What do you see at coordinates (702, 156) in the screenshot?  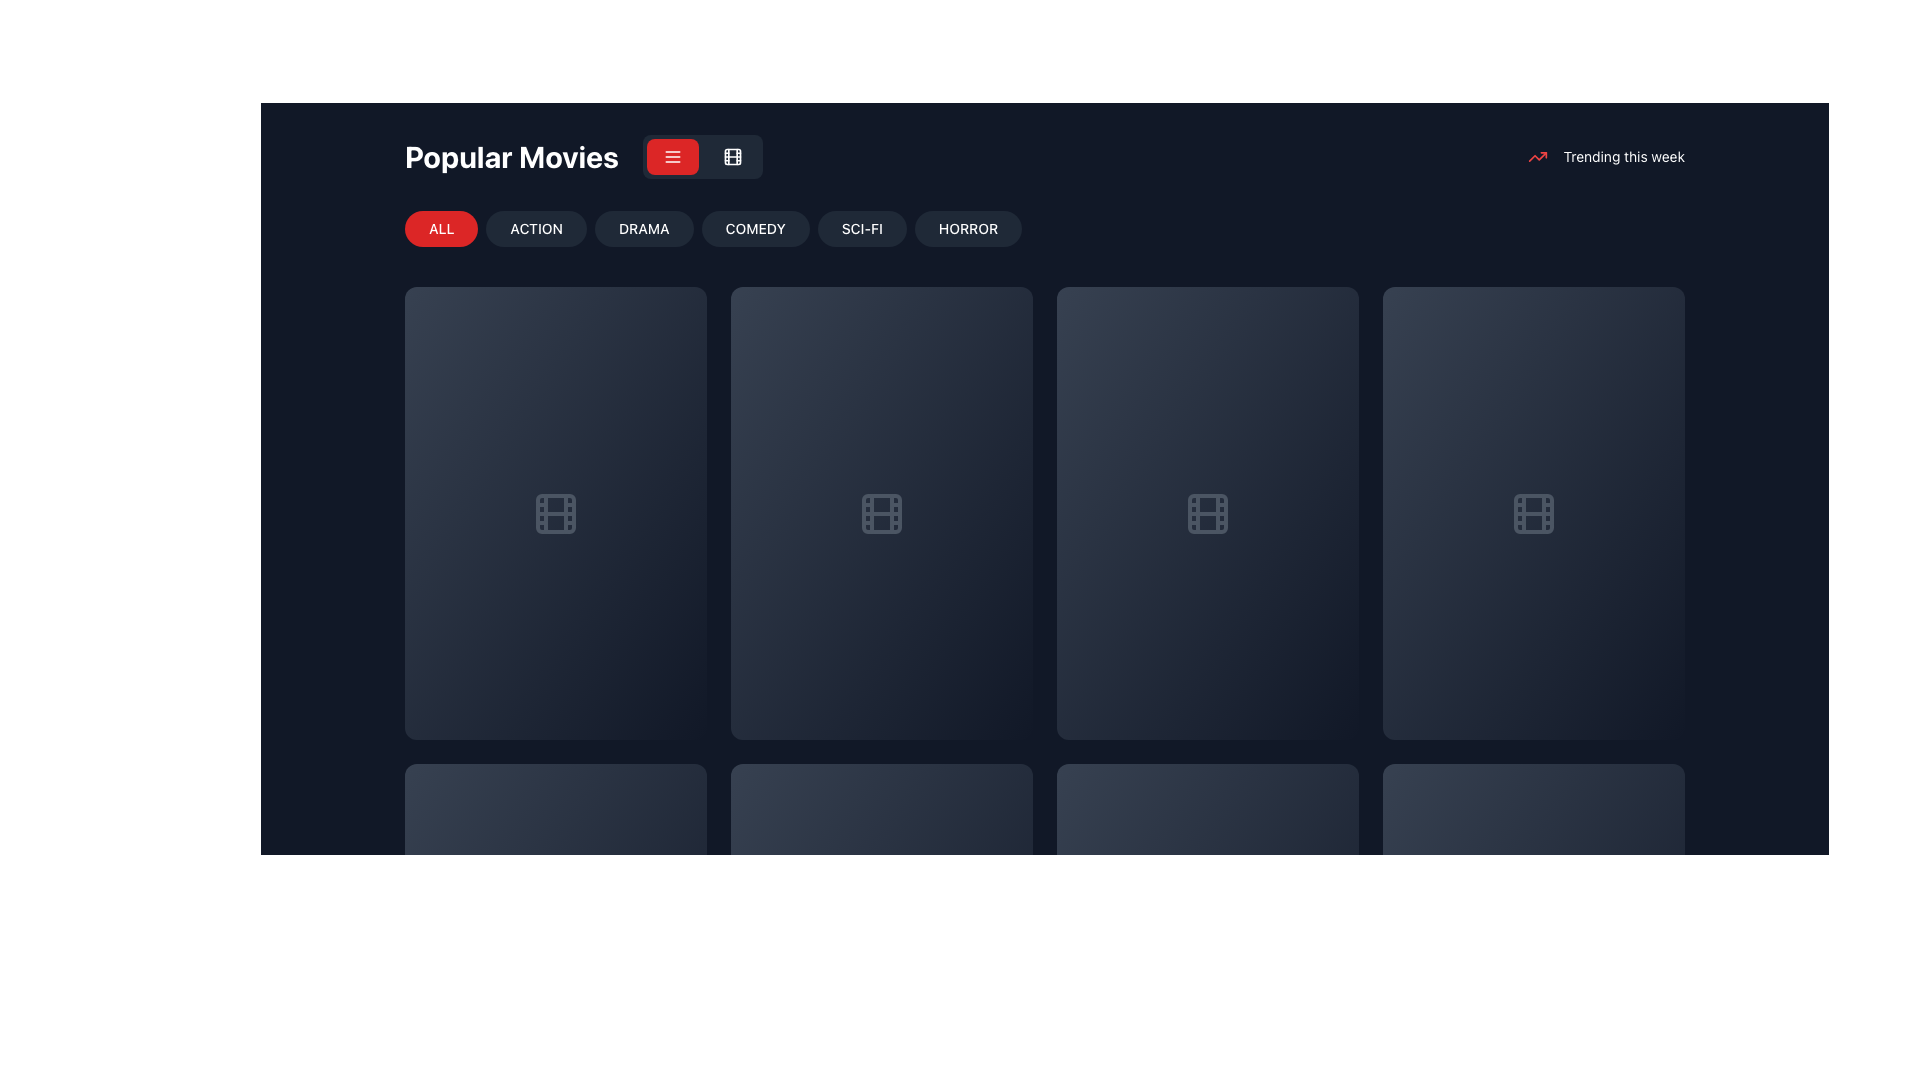 I see `the right toggle button in the button group to switch to grid mode, which is represented by a gray square with white borders` at bounding box center [702, 156].